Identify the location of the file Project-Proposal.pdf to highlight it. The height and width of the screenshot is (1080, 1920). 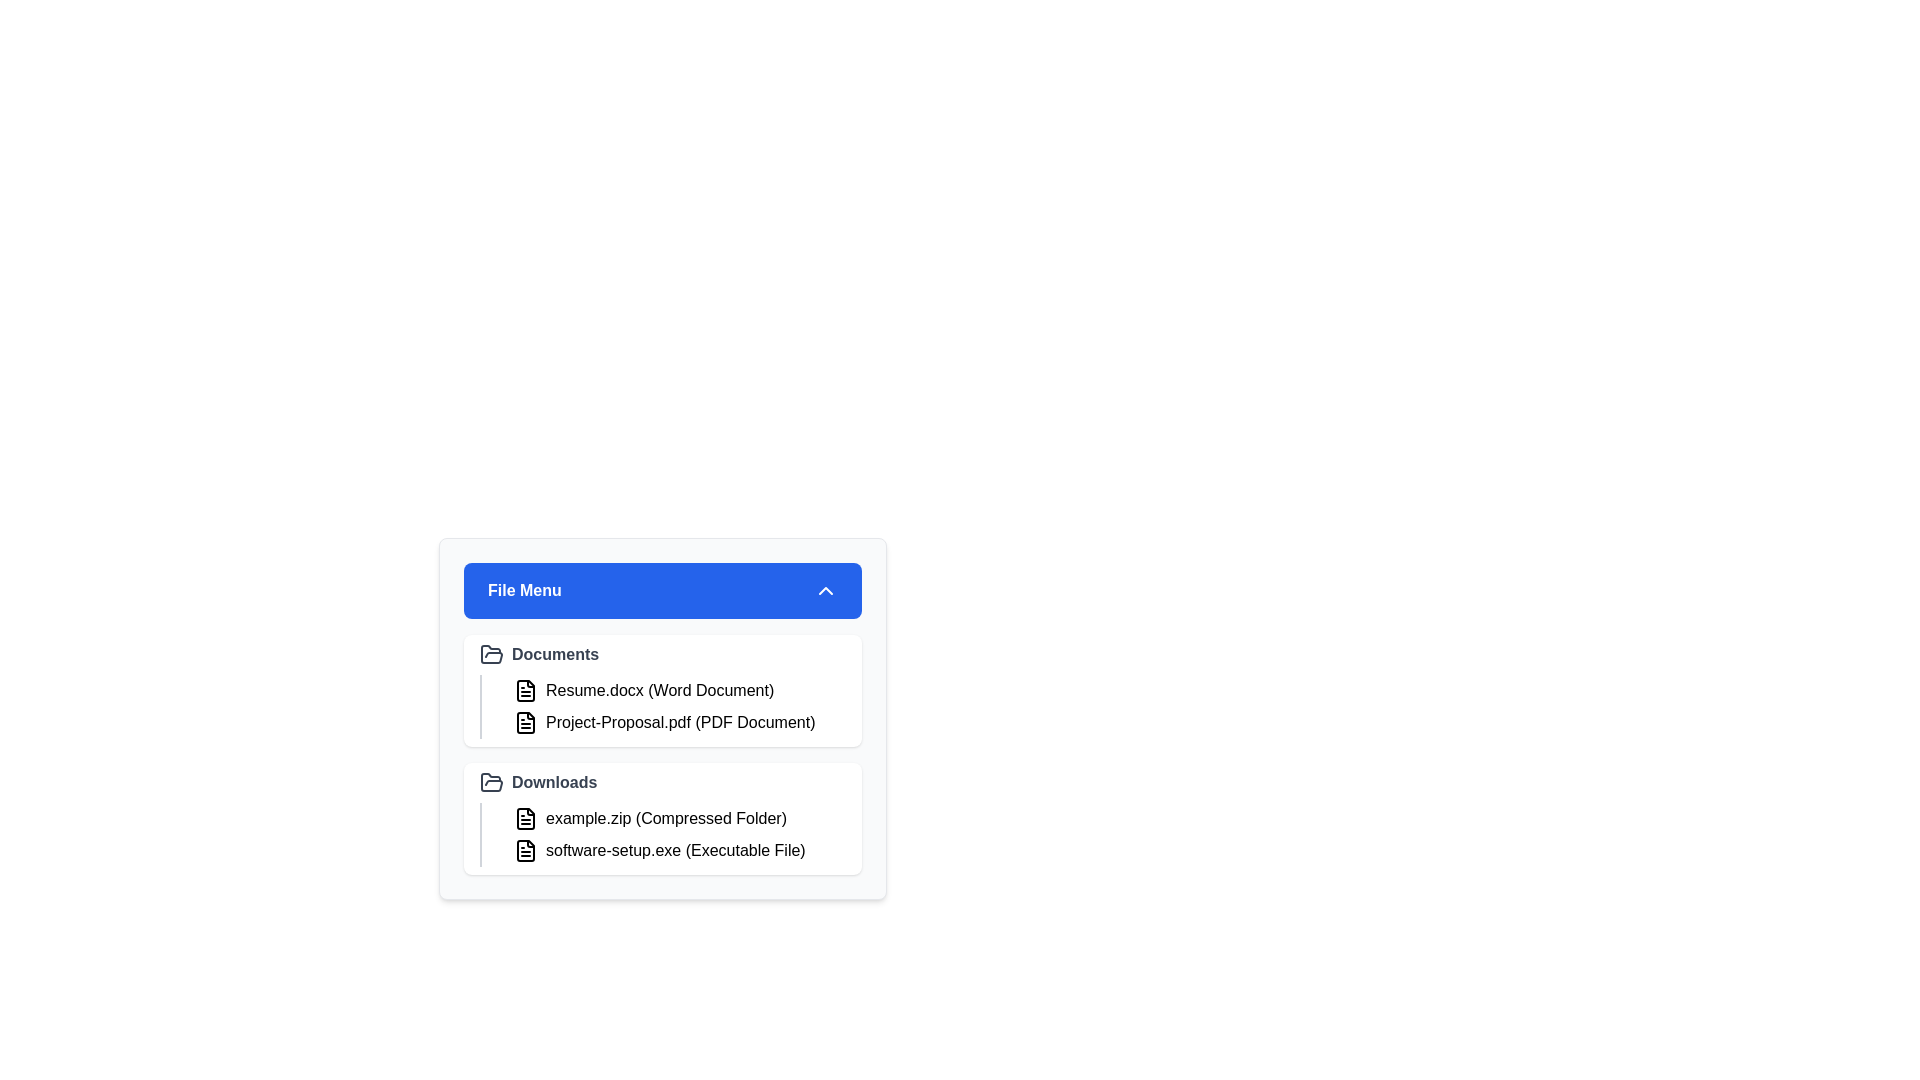
(676, 722).